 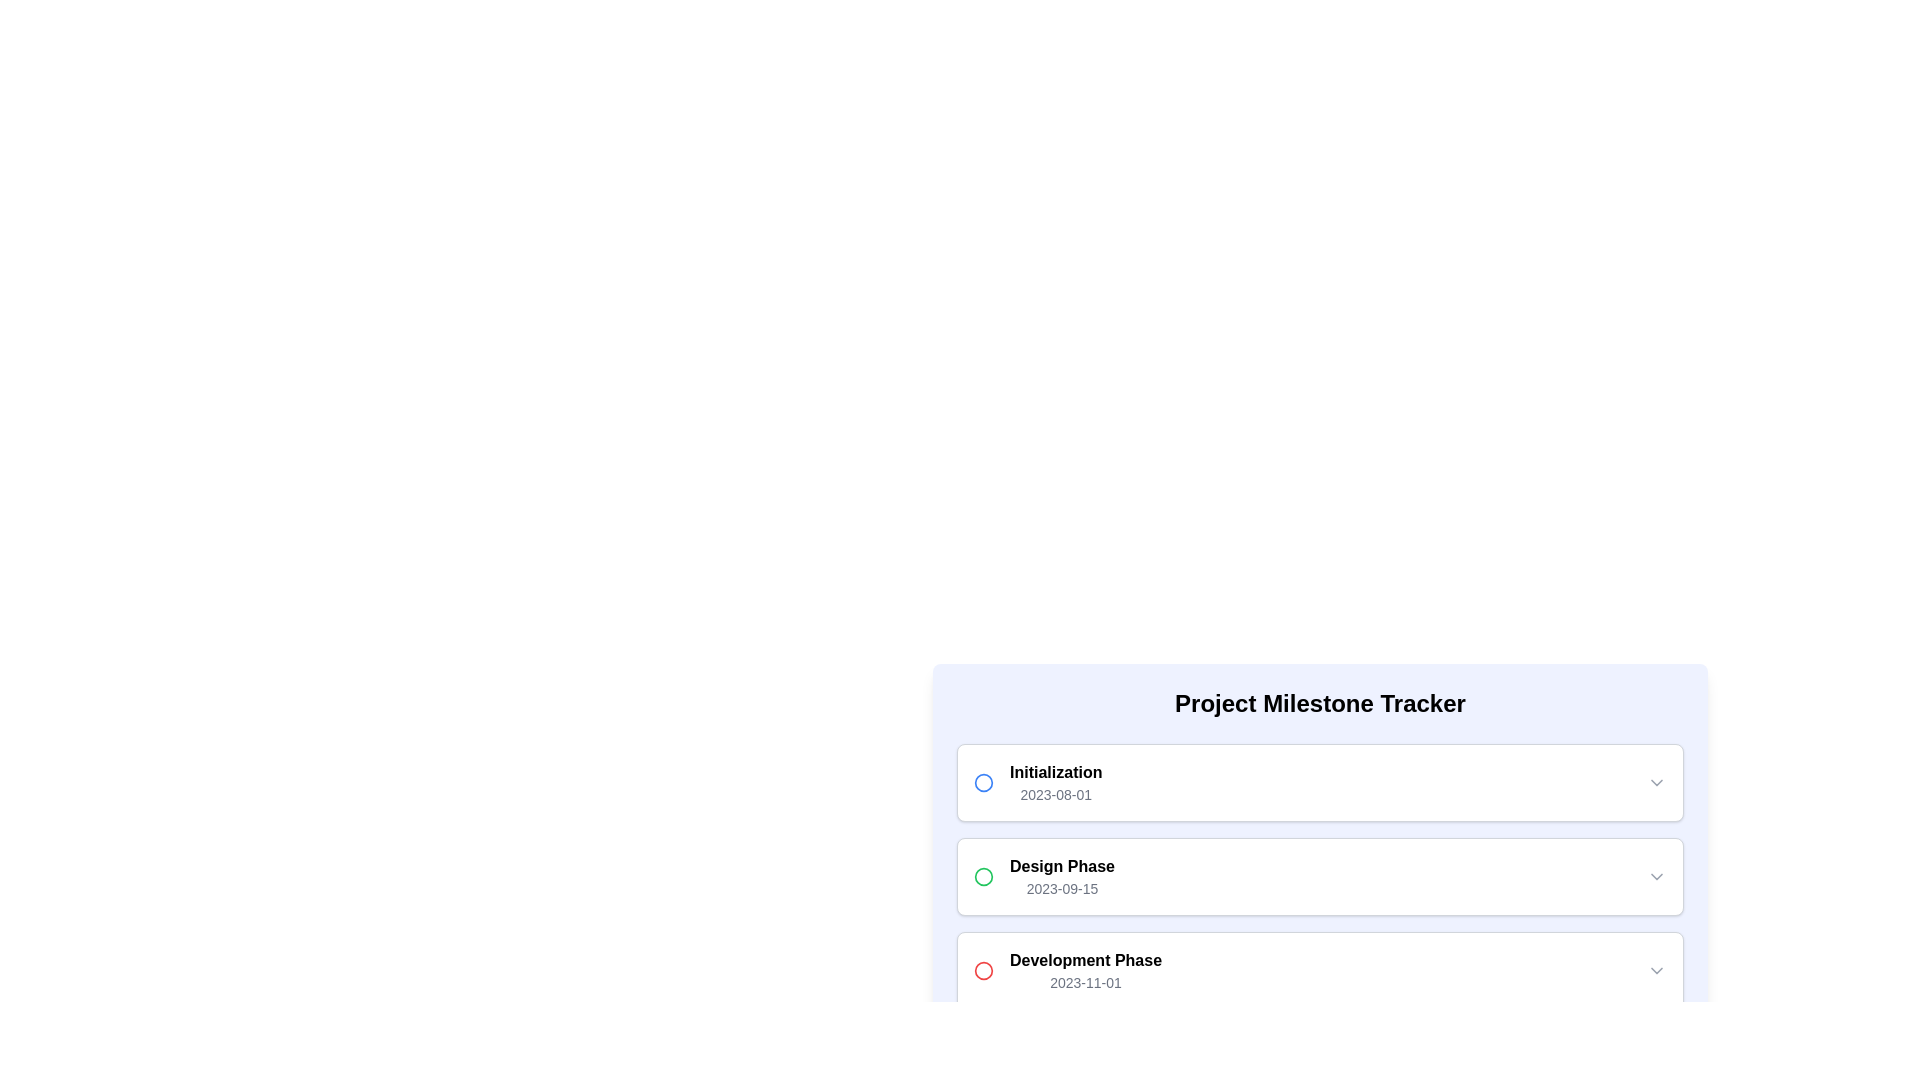 What do you see at coordinates (1061, 866) in the screenshot?
I see `or read the content of the Text label that serves as the title of the milestone, located in the second block of the project milestone tracker, between the 'Initialization' and 'Development Phase' blocks` at bounding box center [1061, 866].